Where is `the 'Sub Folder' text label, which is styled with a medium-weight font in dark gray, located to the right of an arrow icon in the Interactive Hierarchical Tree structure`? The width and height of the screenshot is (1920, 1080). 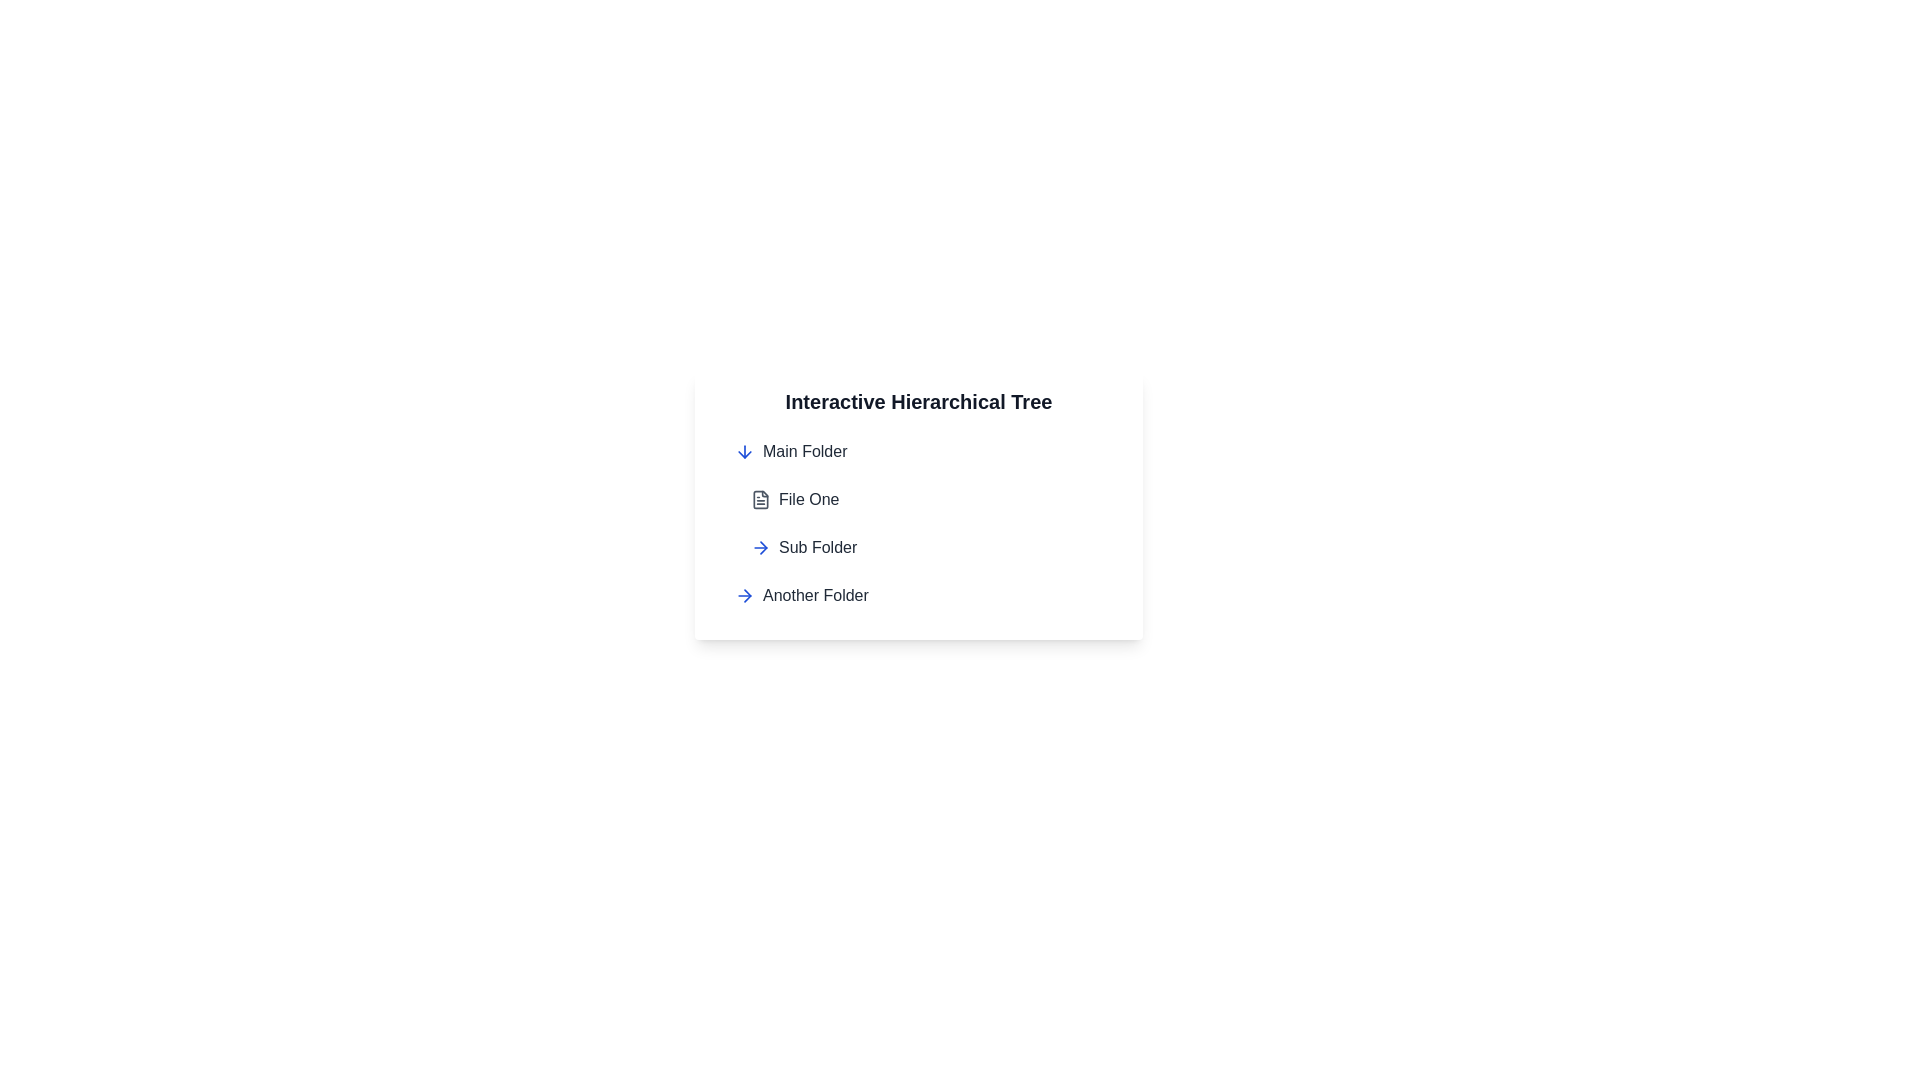
the 'Sub Folder' text label, which is styled with a medium-weight font in dark gray, located to the right of an arrow icon in the Interactive Hierarchical Tree structure is located at coordinates (818, 547).